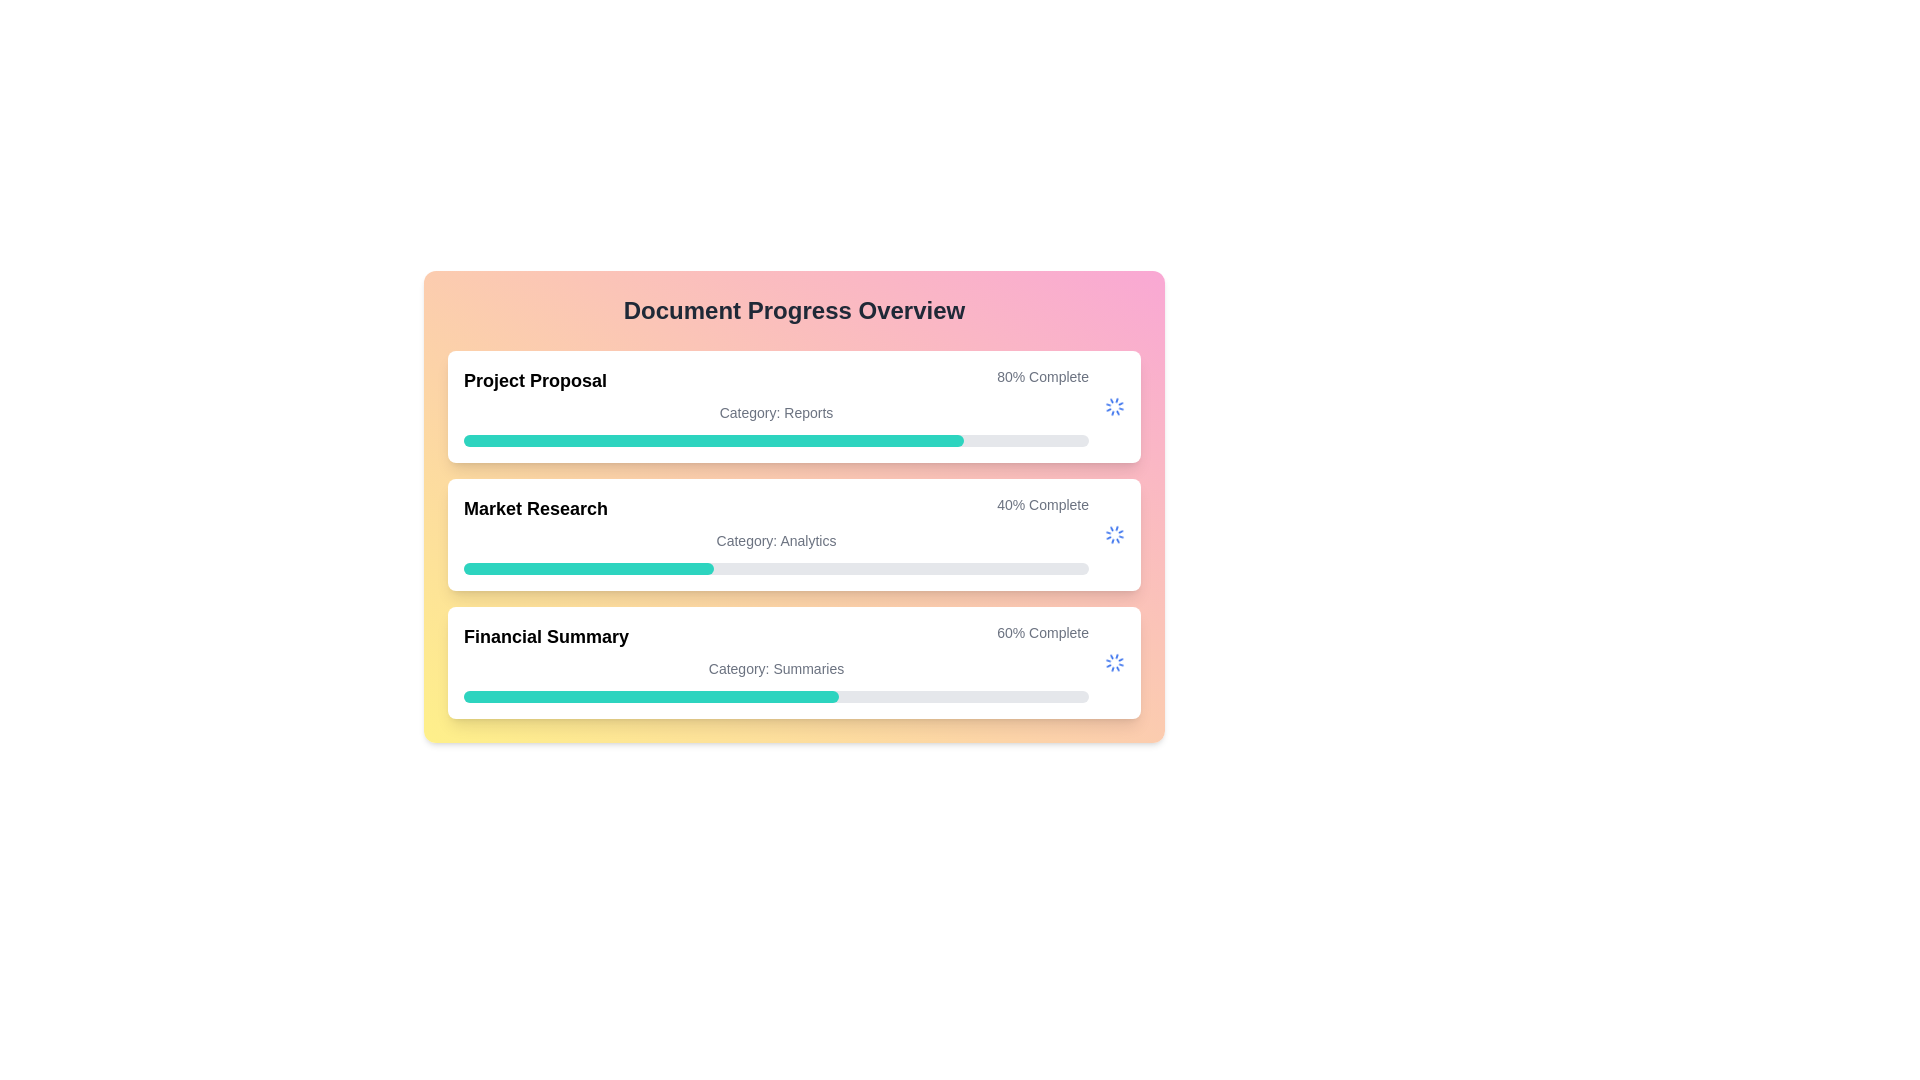 The height and width of the screenshot is (1080, 1920). I want to click on progress percentage and category from the Summary Card titled 'Financial Summary' which has a white background and is the third card in the vertical stack, so click(793, 663).